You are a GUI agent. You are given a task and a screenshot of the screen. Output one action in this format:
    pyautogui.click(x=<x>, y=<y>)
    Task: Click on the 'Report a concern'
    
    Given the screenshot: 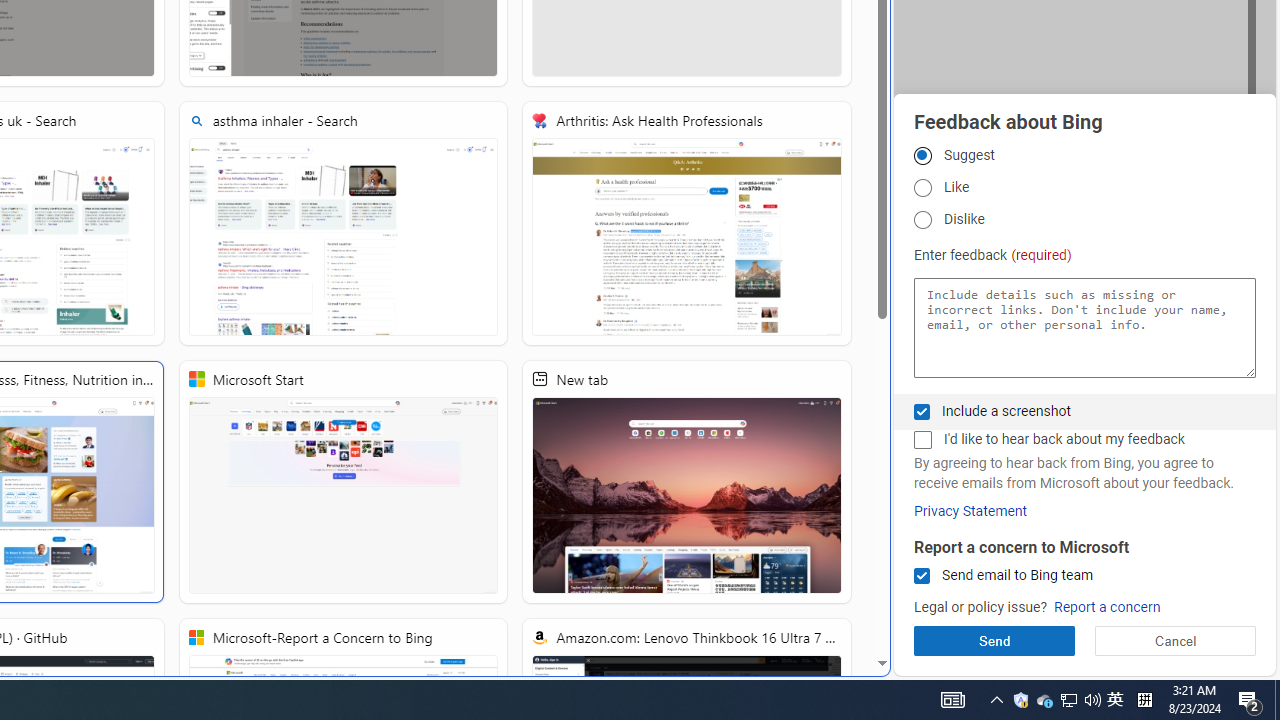 What is the action you would take?
    pyautogui.click(x=1106, y=606)
    